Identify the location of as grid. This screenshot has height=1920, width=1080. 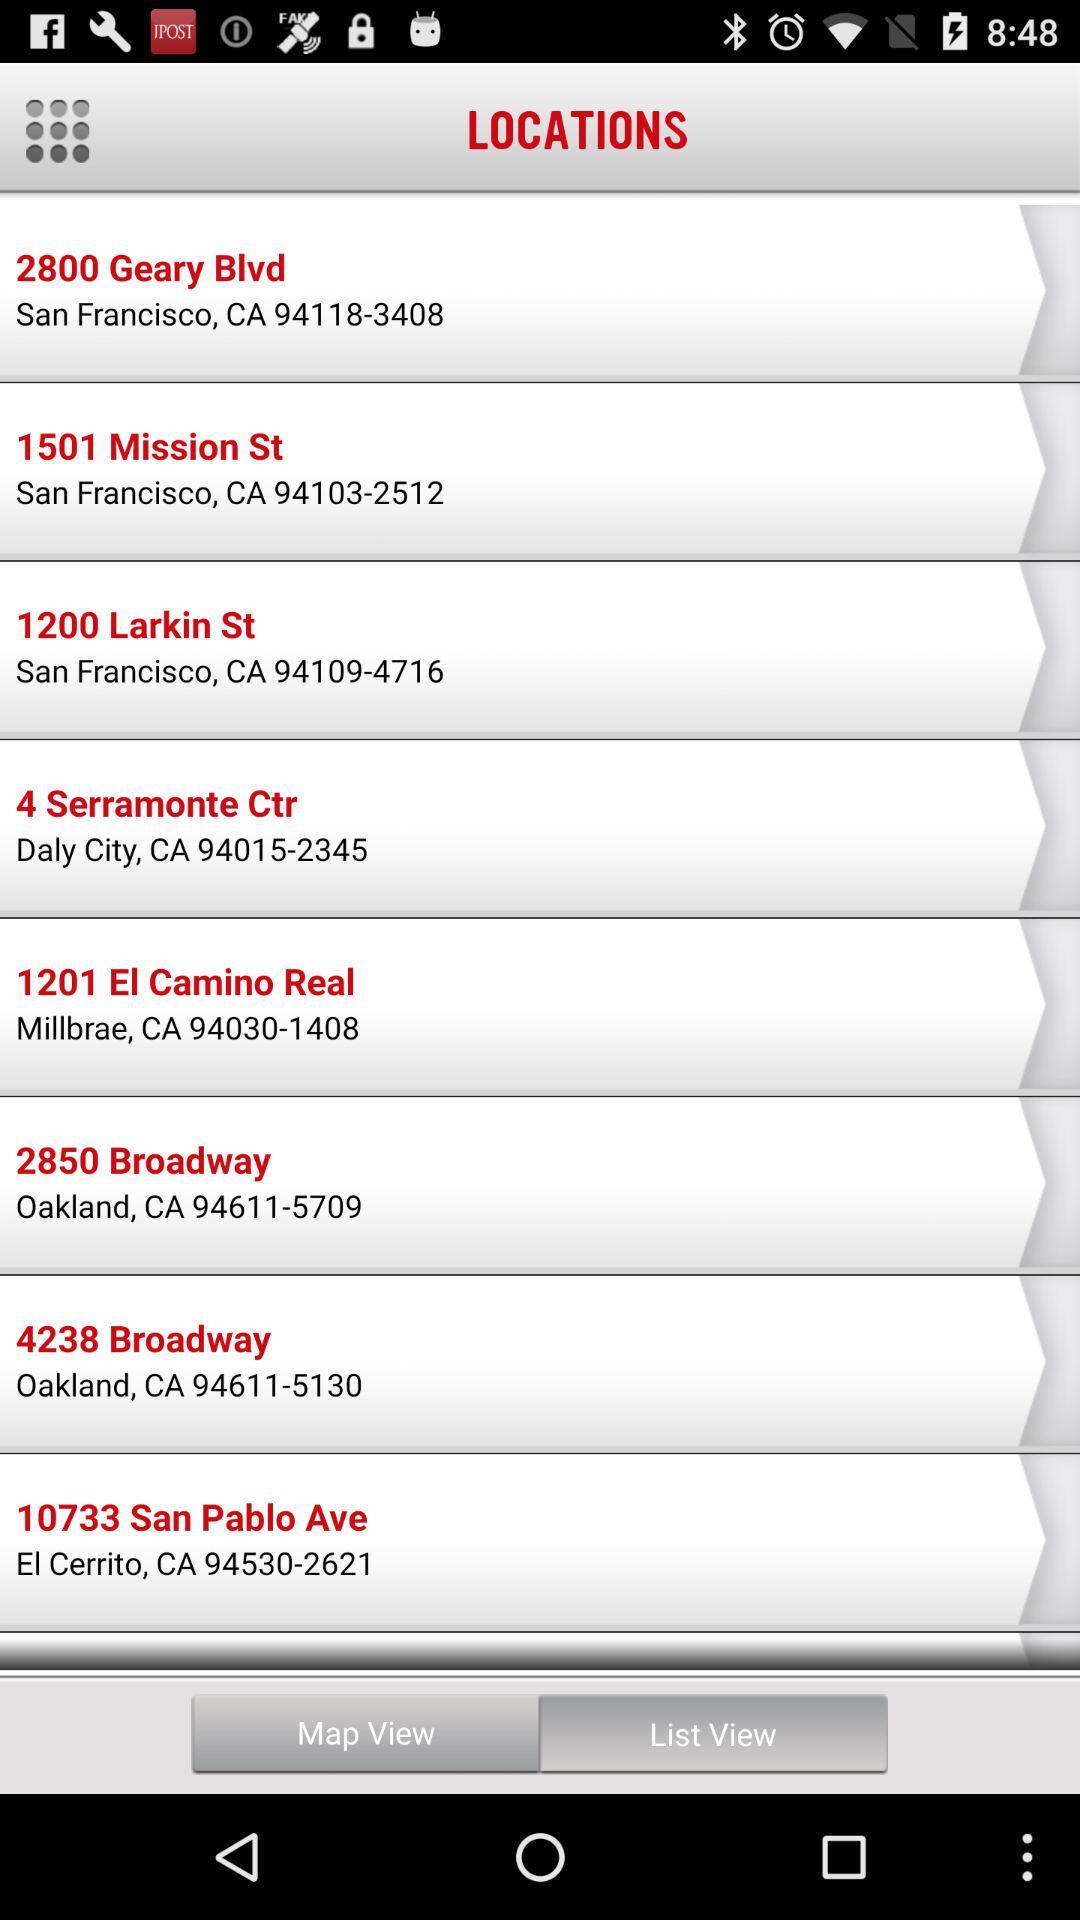
(56, 130).